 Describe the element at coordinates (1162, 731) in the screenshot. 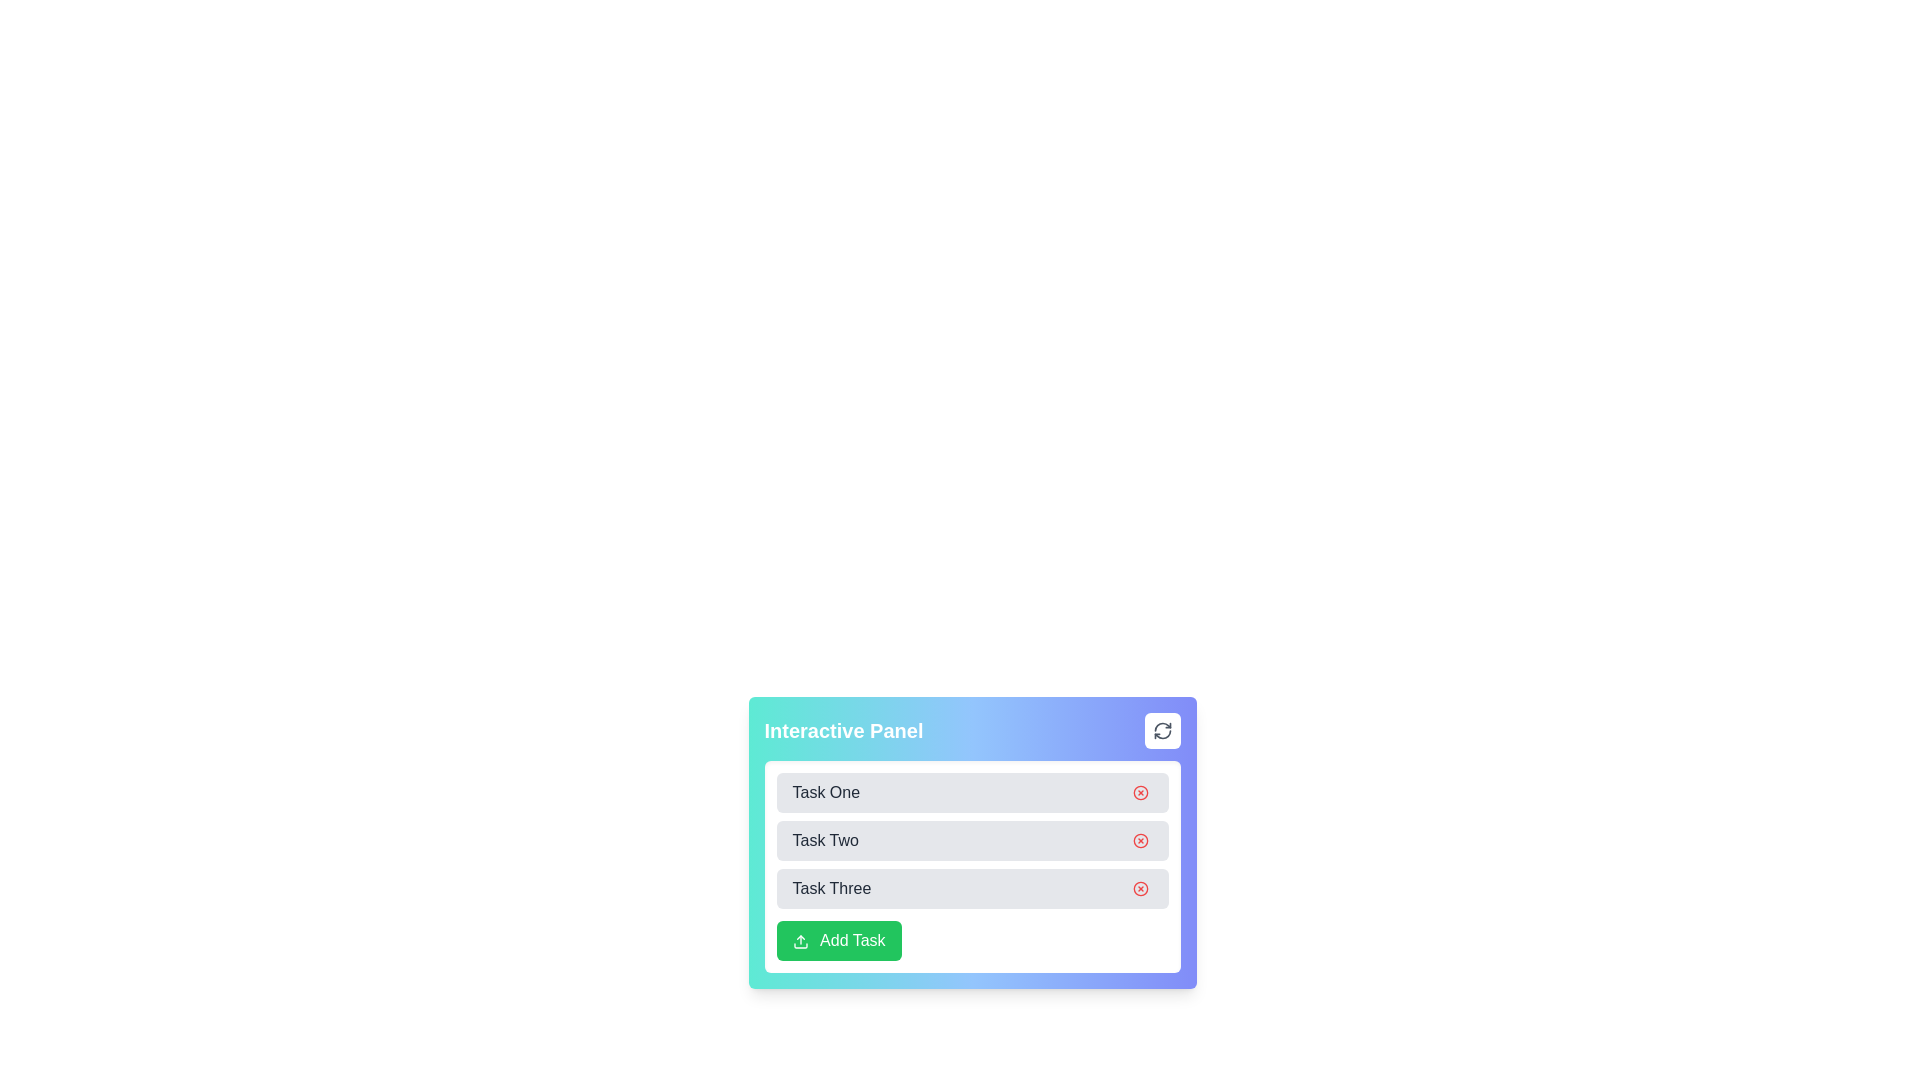

I see `the refresh button located in the top-right corner of the 'Interactive Panel'` at that location.